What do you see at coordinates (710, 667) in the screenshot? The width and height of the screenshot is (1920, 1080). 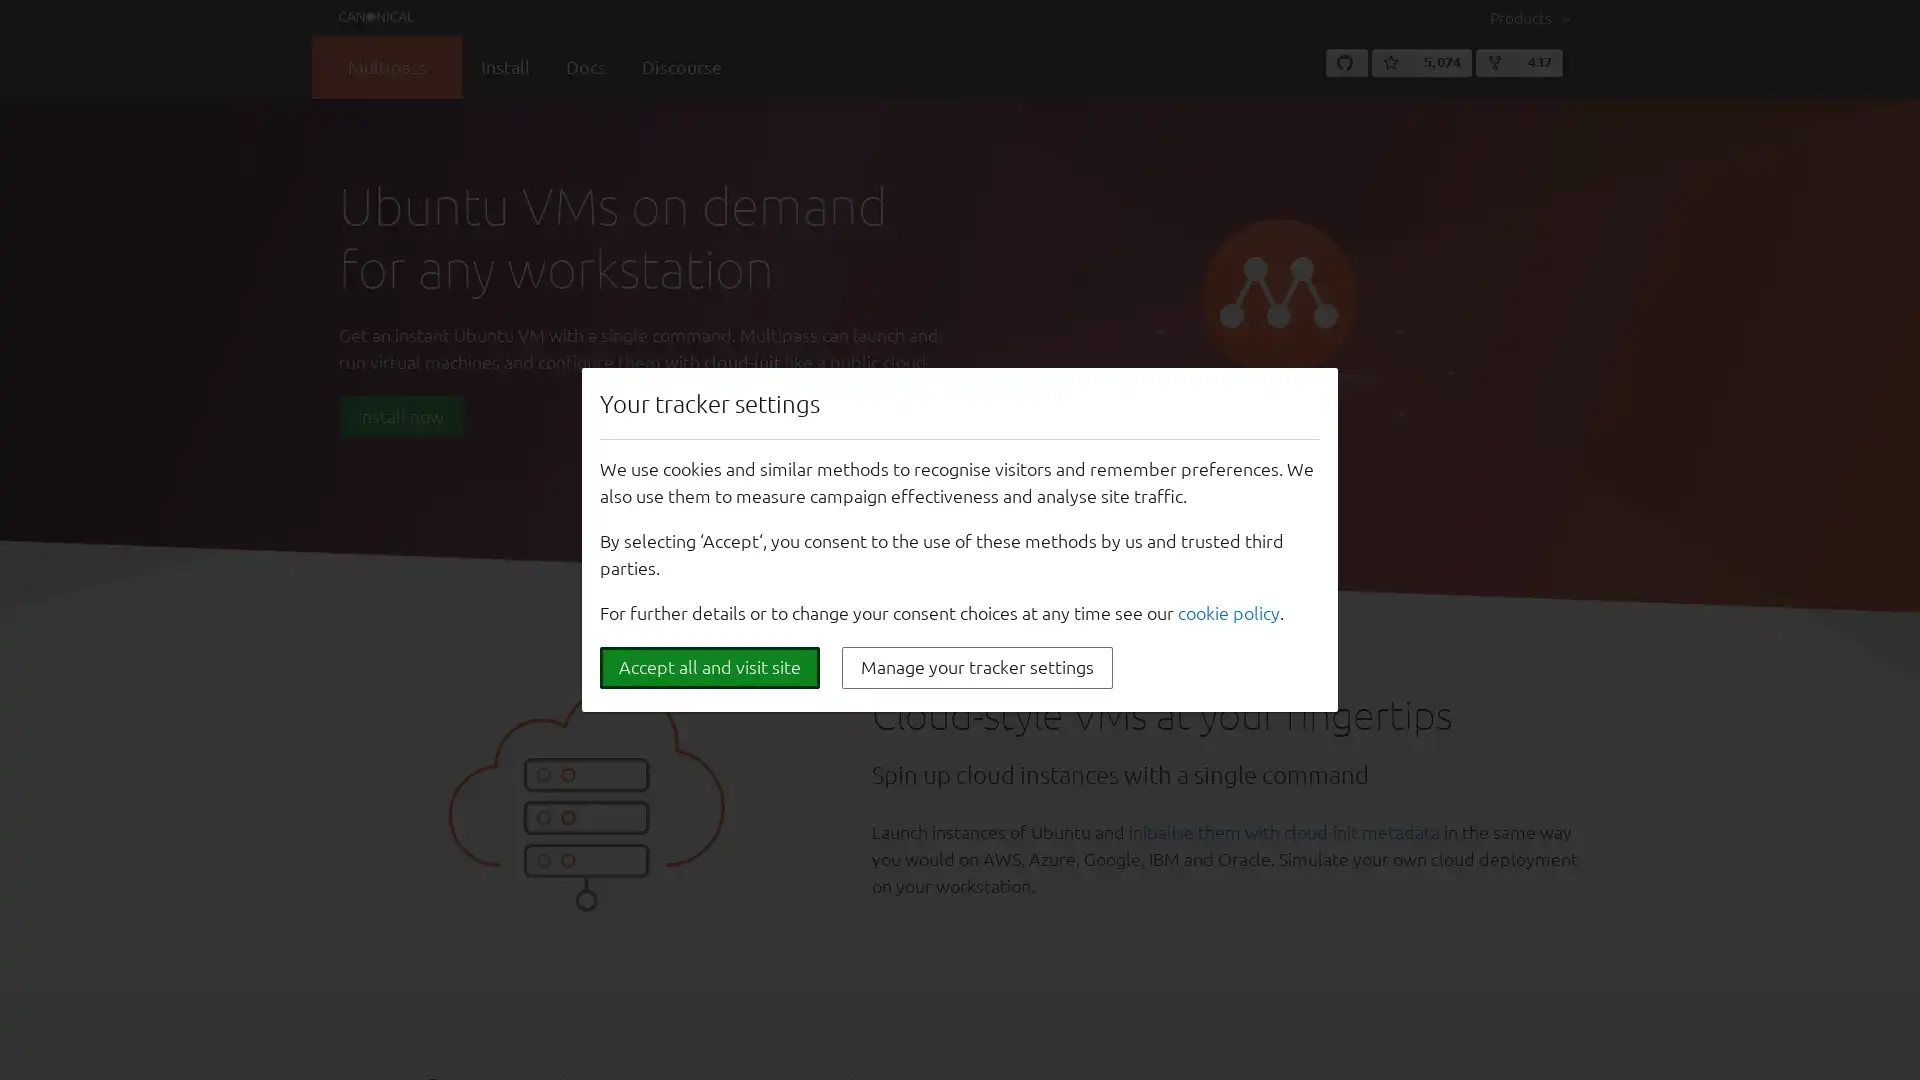 I see `Accept all and visit site` at bounding box center [710, 667].